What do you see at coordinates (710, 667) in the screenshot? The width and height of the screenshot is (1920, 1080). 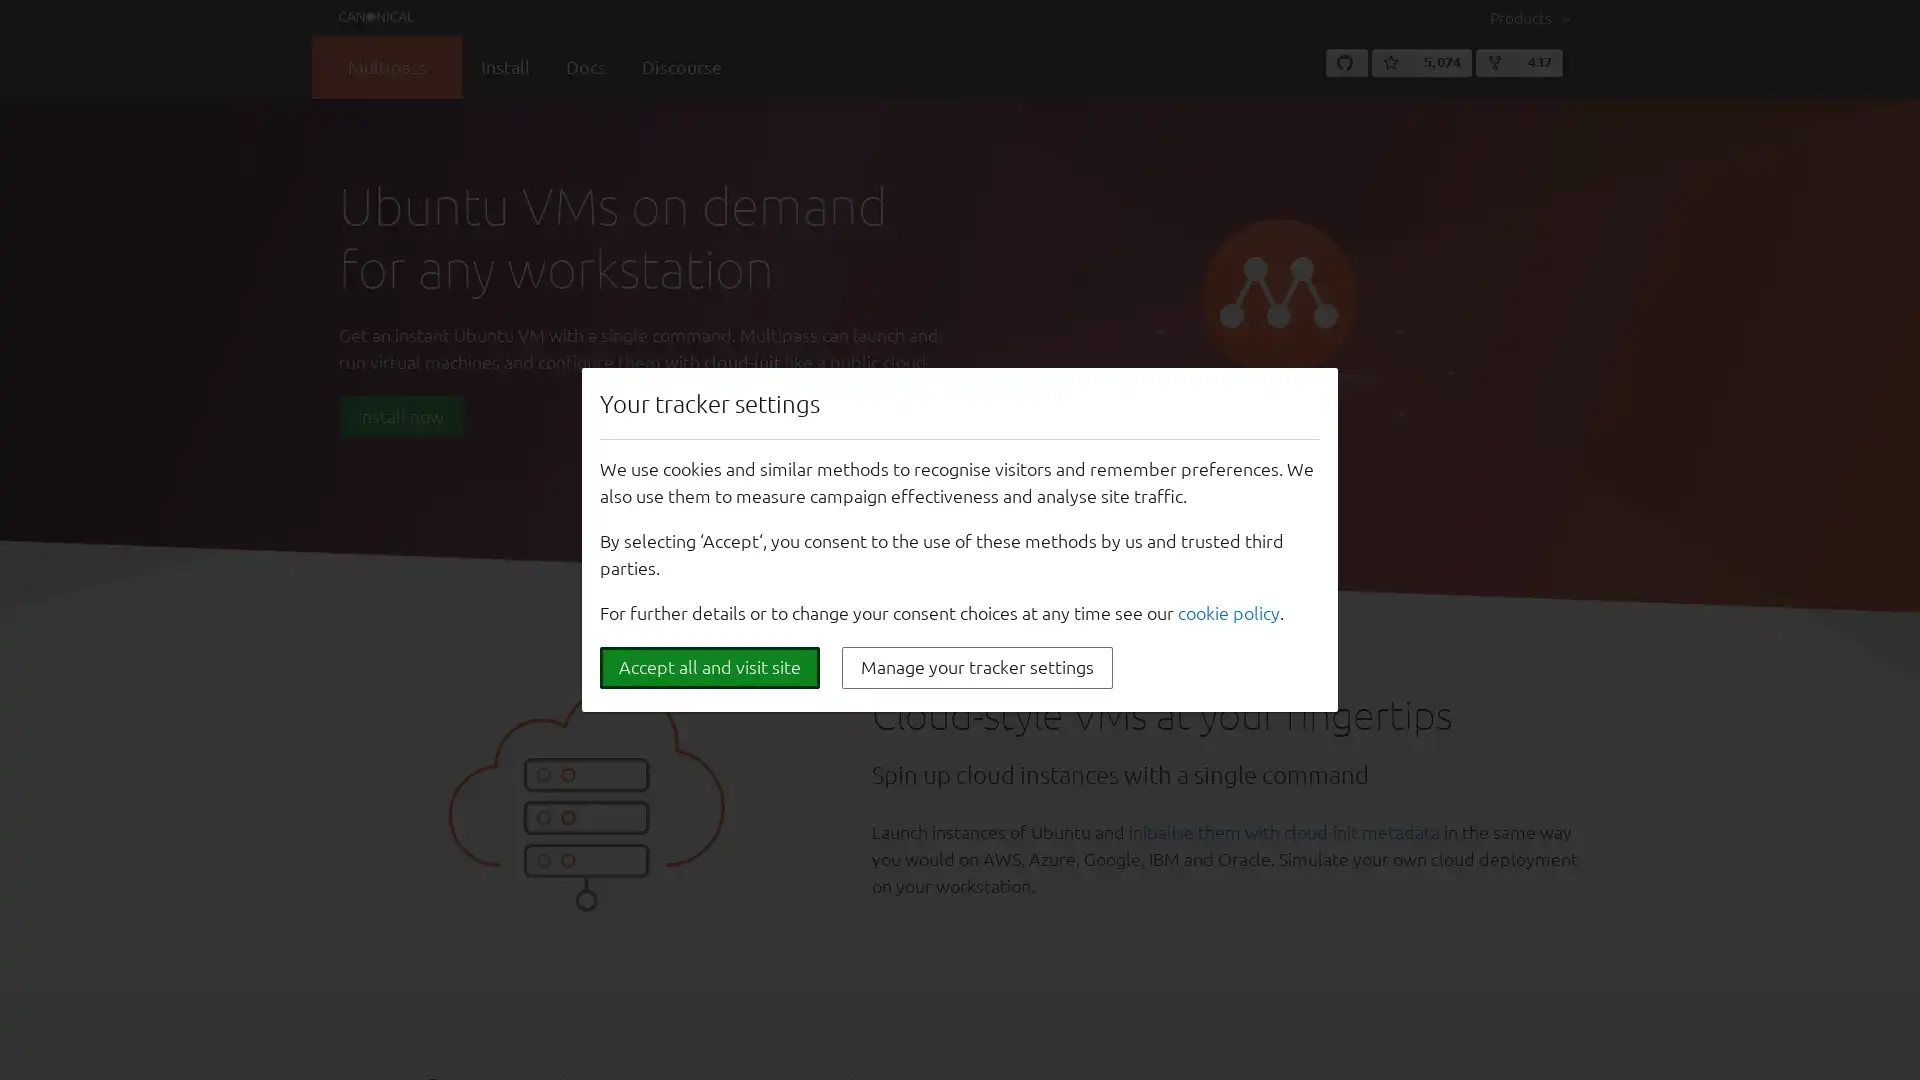 I see `Accept all and visit site` at bounding box center [710, 667].